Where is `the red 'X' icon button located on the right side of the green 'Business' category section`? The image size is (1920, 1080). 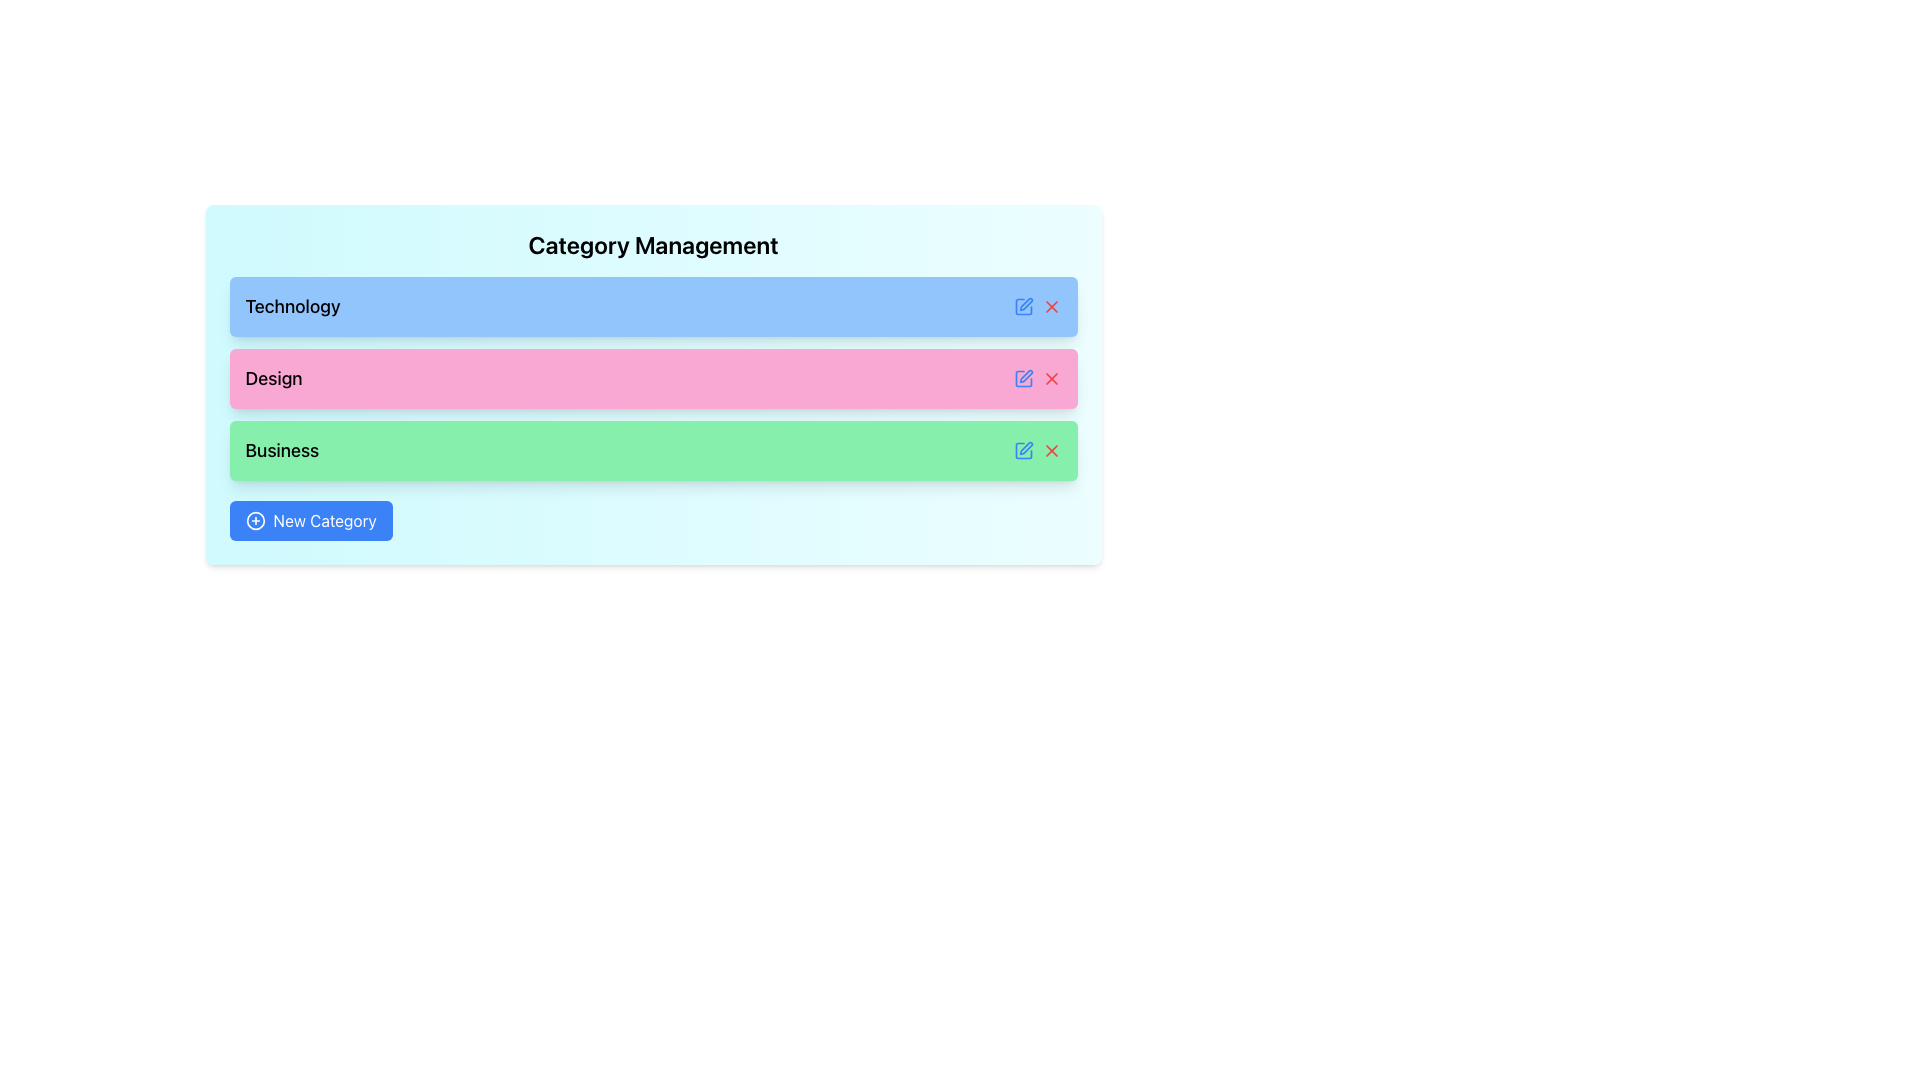
the red 'X' icon button located on the right side of the green 'Business' category section is located at coordinates (1050, 451).